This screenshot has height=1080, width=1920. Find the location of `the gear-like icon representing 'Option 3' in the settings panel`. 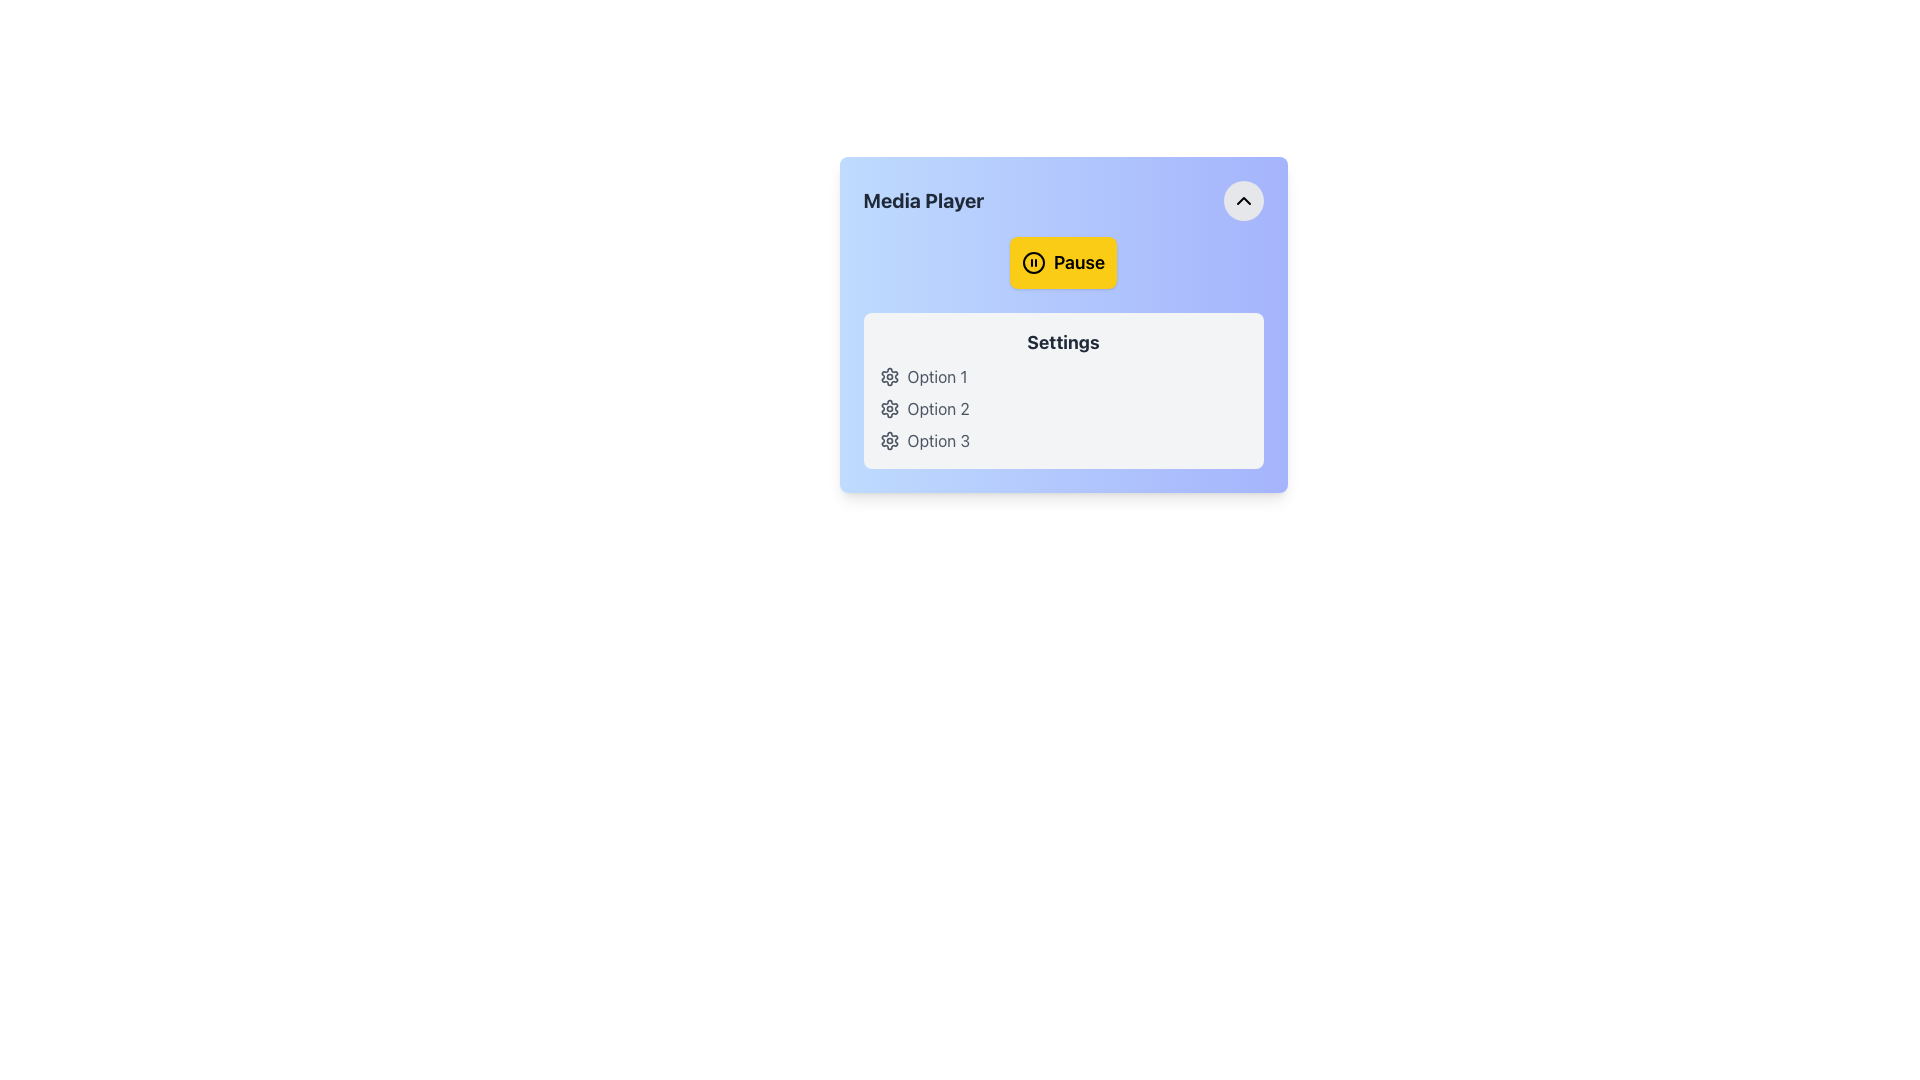

the gear-like icon representing 'Option 3' in the settings panel is located at coordinates (888, 439).